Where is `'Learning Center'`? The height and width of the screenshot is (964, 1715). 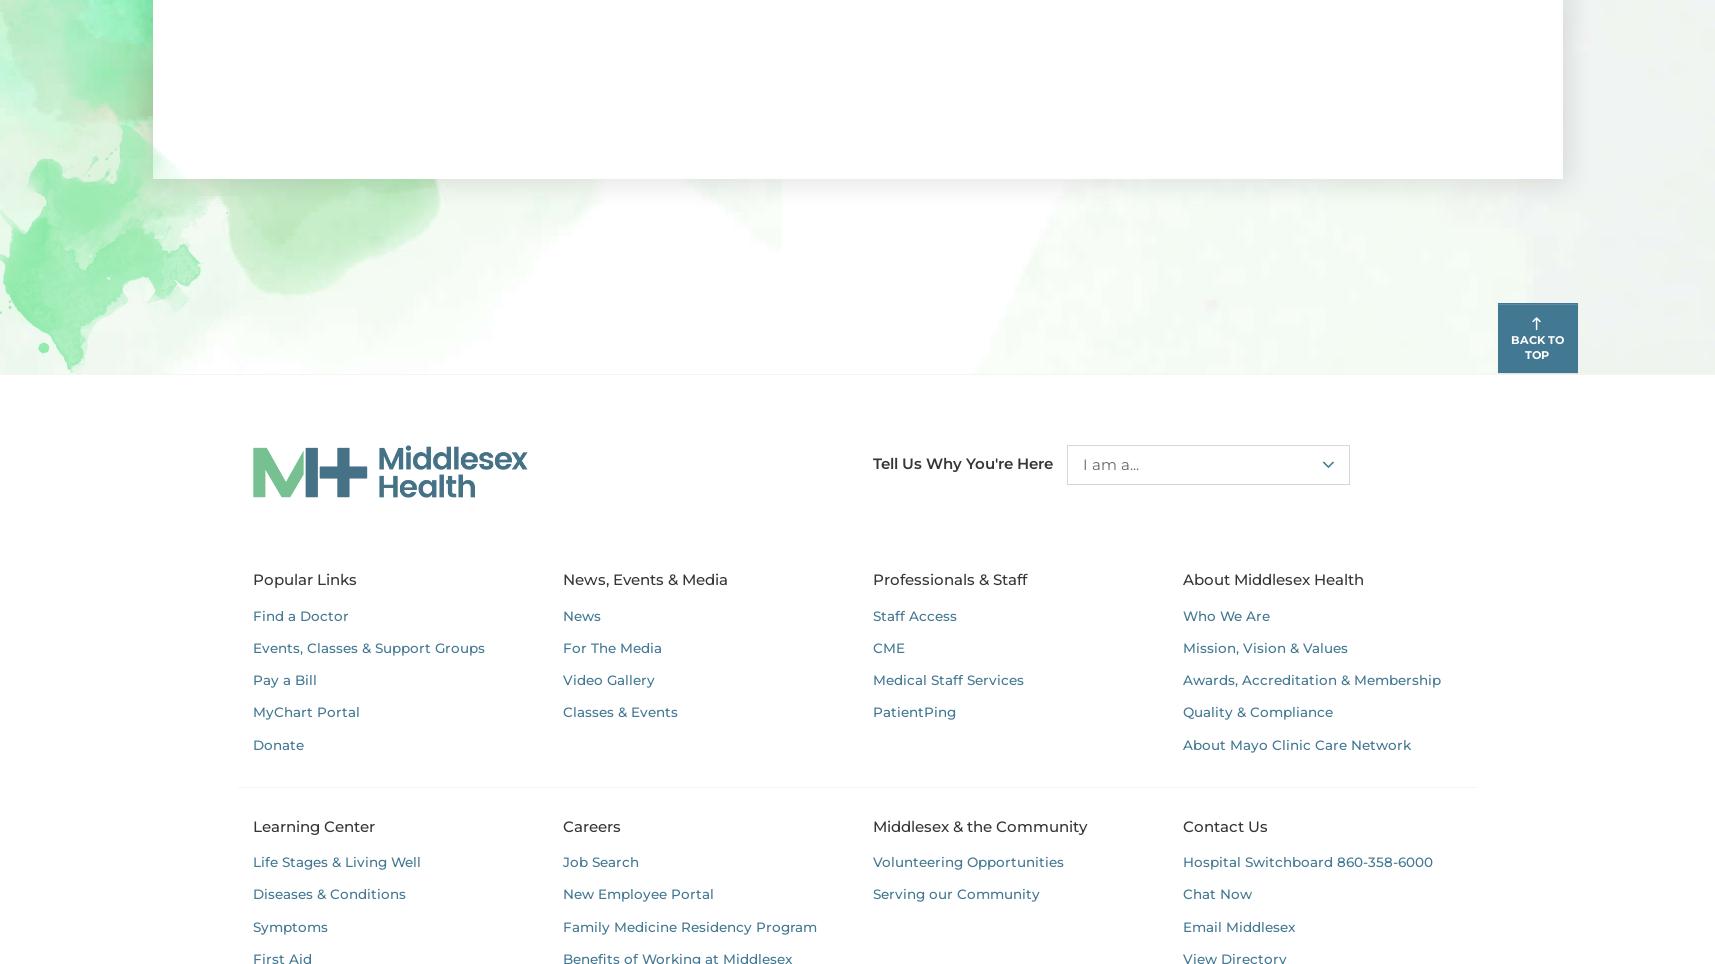
'Learning Center' is located at coordinates (250, 824).